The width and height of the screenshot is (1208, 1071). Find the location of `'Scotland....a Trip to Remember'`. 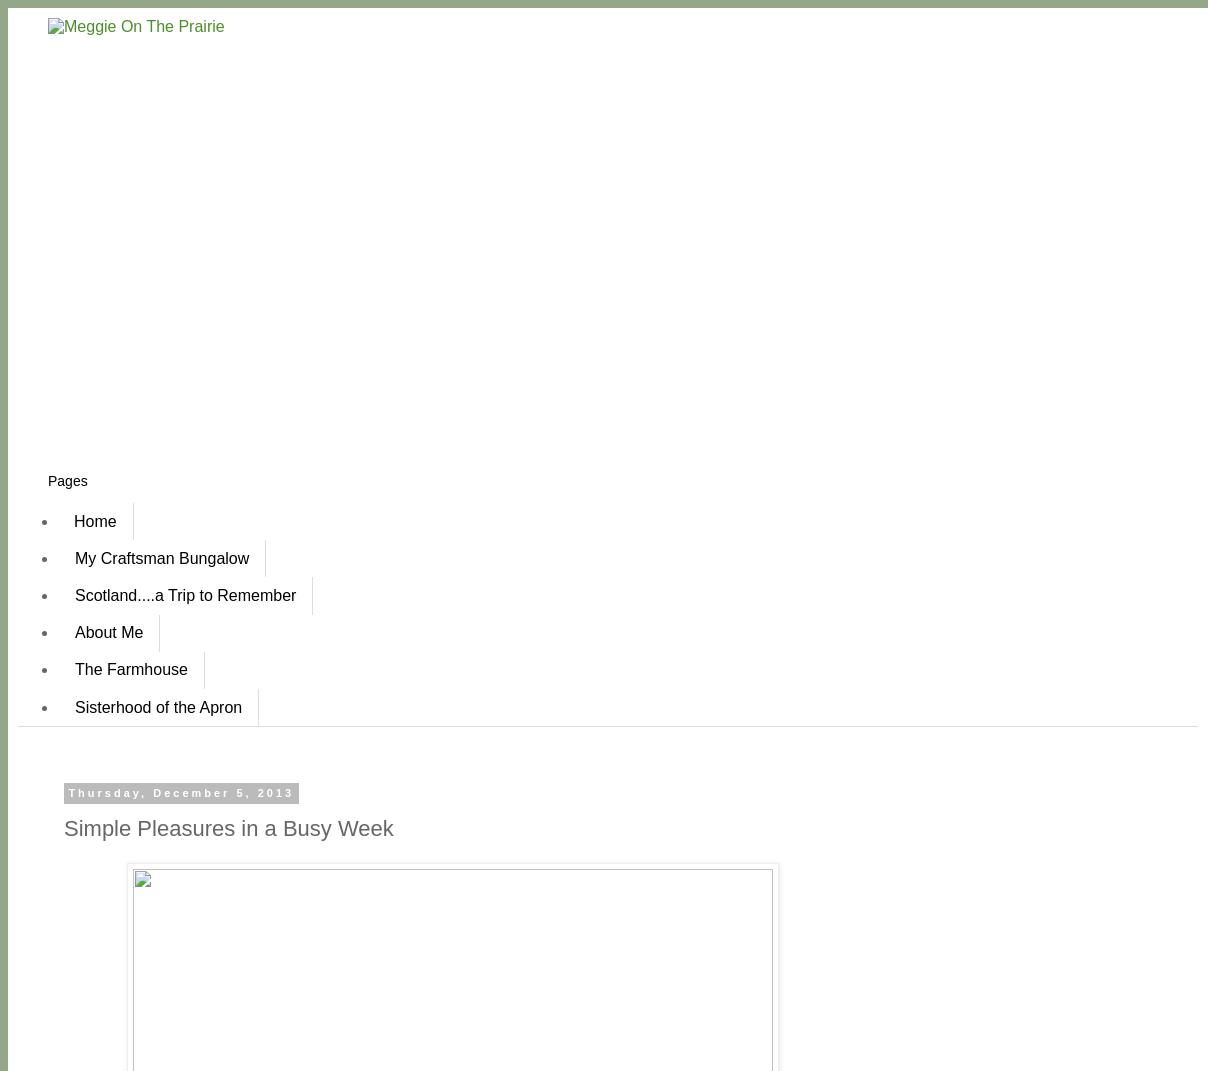

'Scotland....a Trip to Remember' is located at coordinates (185, 594).